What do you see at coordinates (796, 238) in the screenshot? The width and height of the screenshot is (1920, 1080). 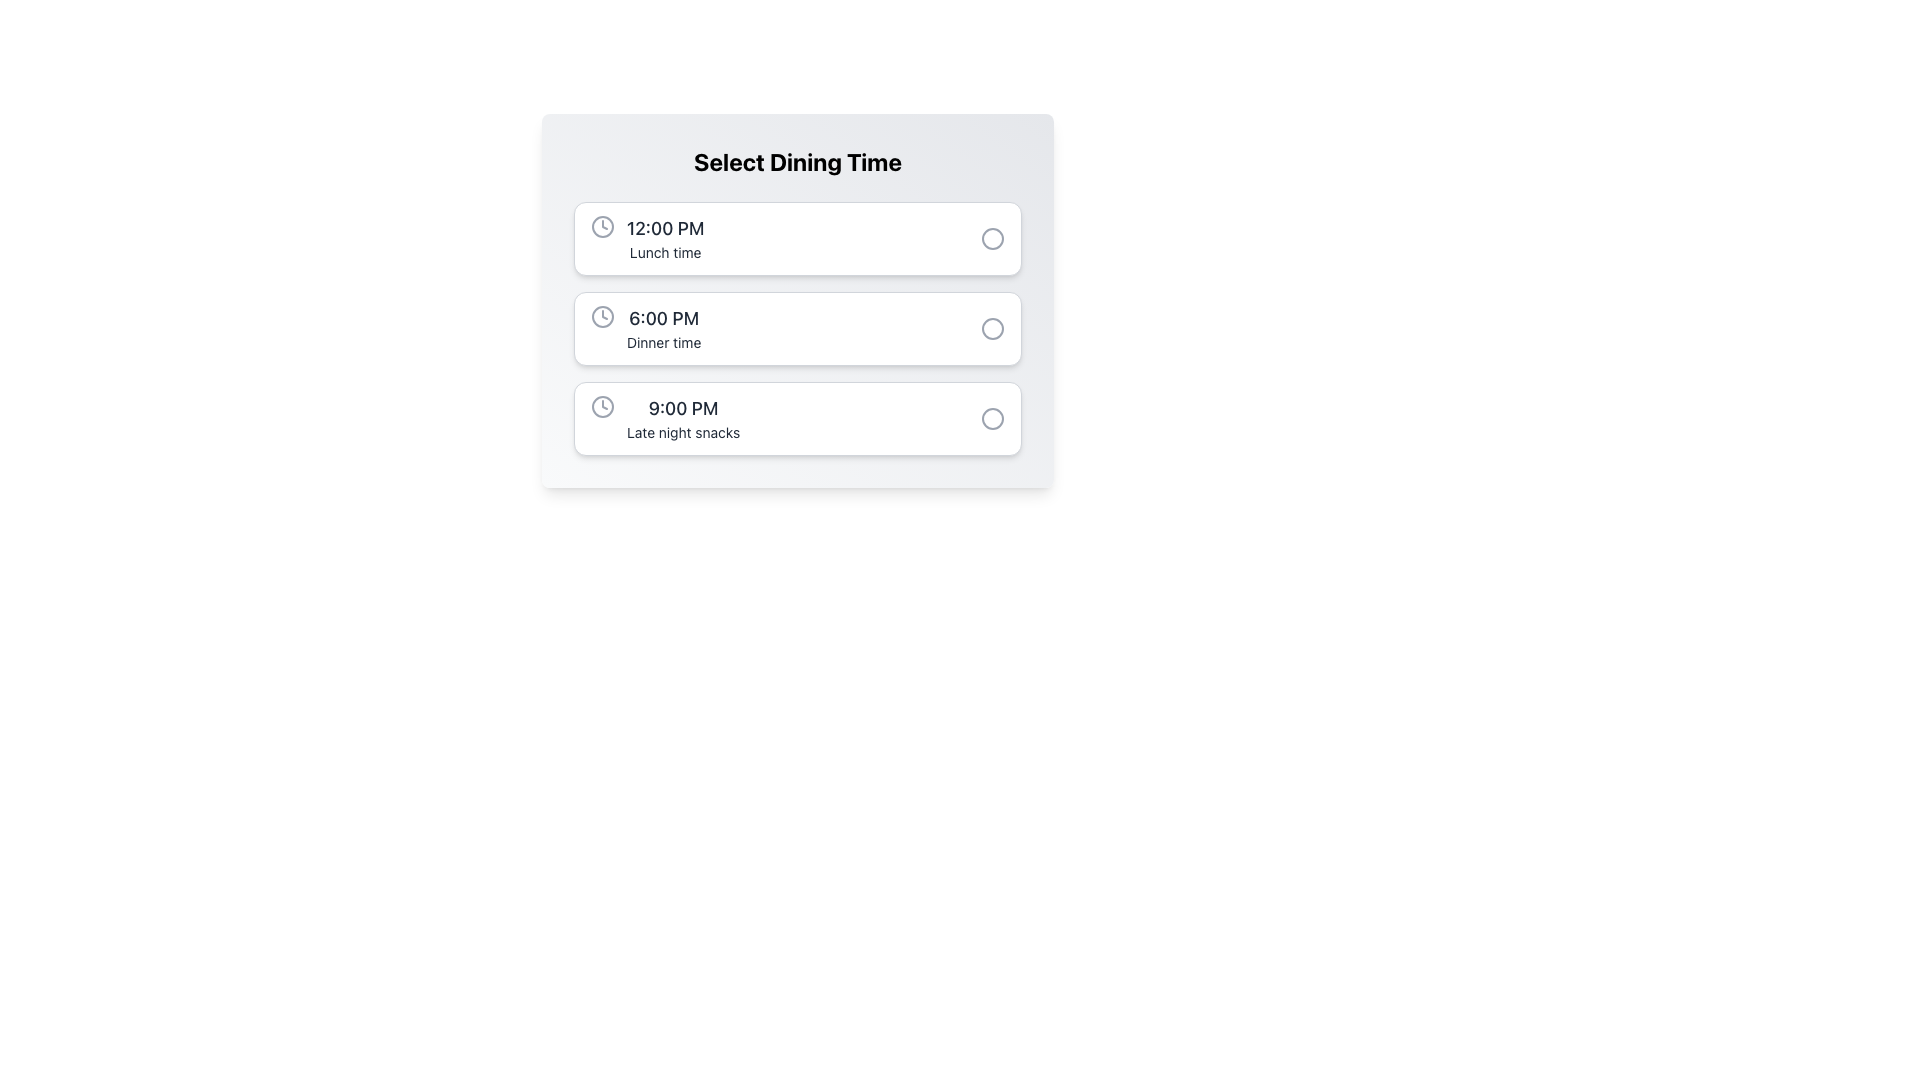 I see `the Option button for '12:00 PM Lunch time'` at bounding box center [796, 238].